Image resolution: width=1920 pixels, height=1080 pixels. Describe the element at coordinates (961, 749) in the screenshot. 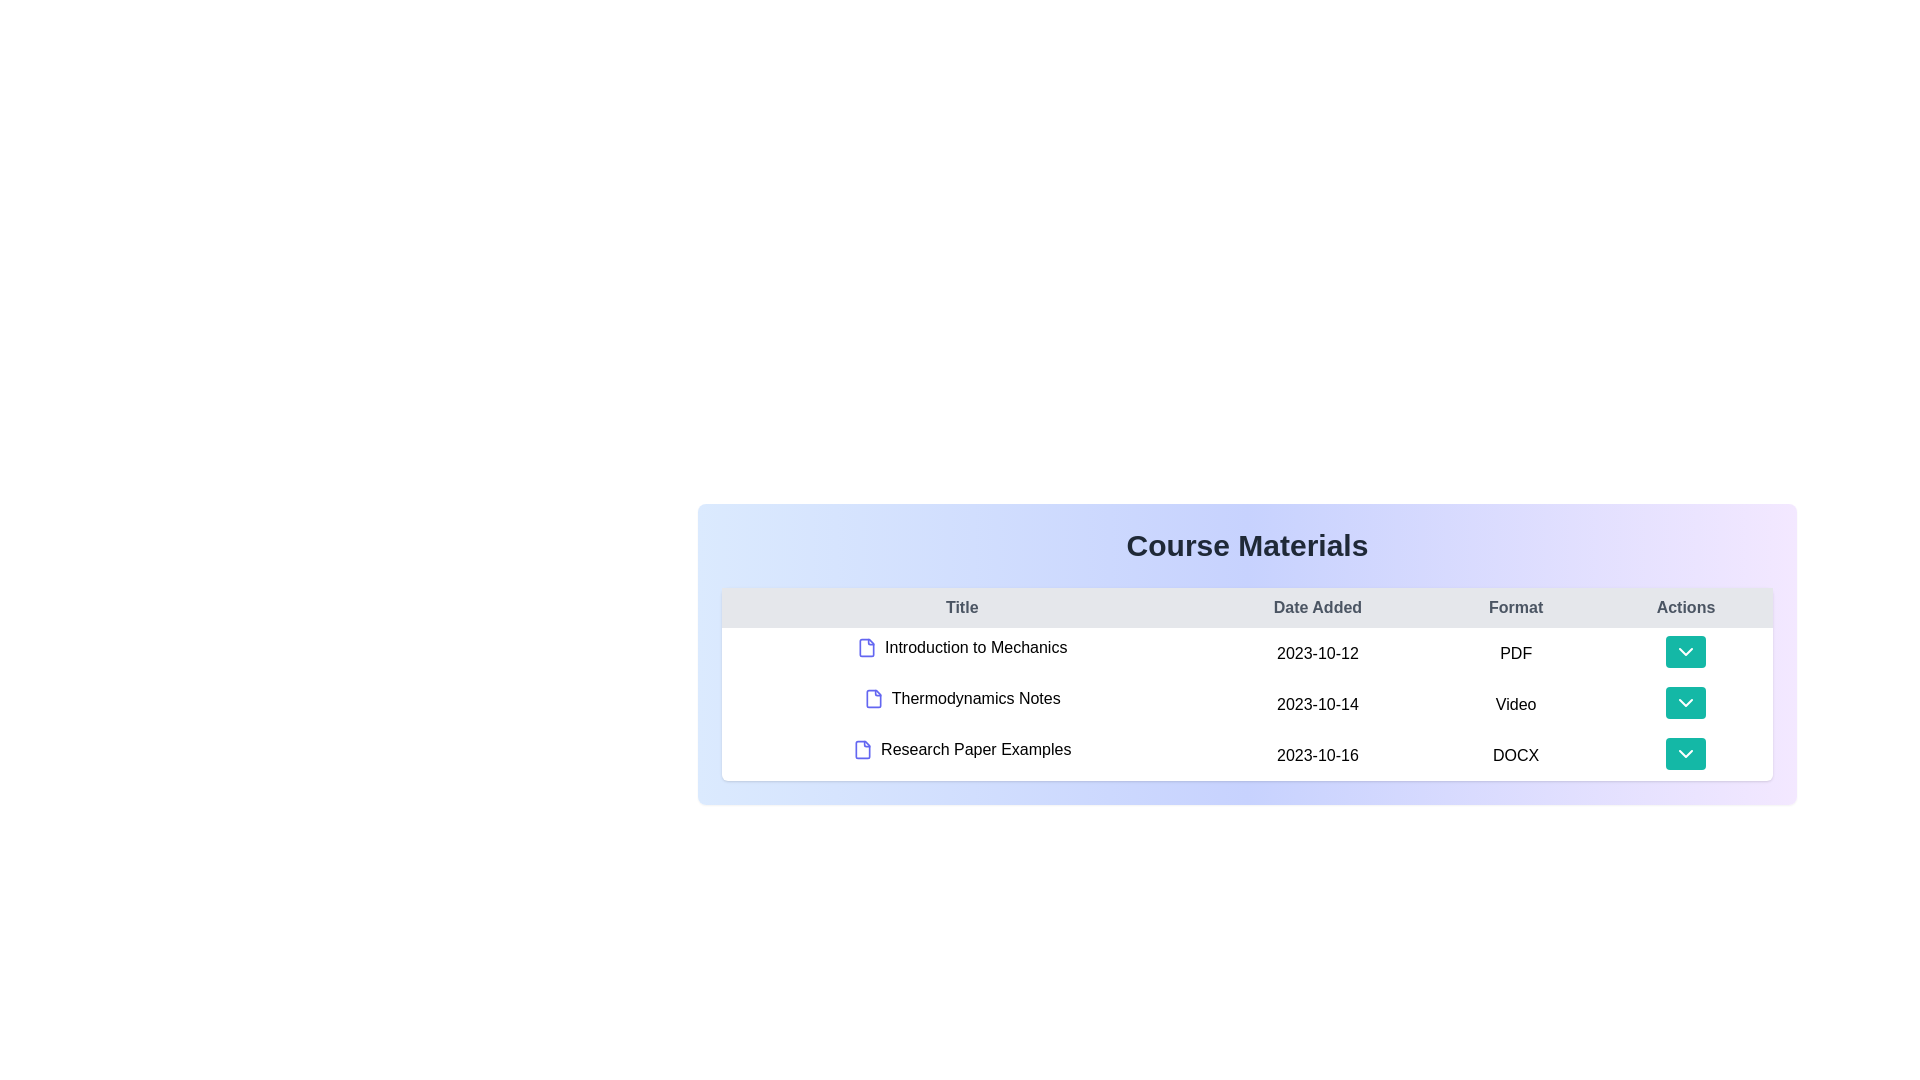

I see `the Label with Icon displaying the title of the course material entry for the example research paper to associate it with its file type` at that location.